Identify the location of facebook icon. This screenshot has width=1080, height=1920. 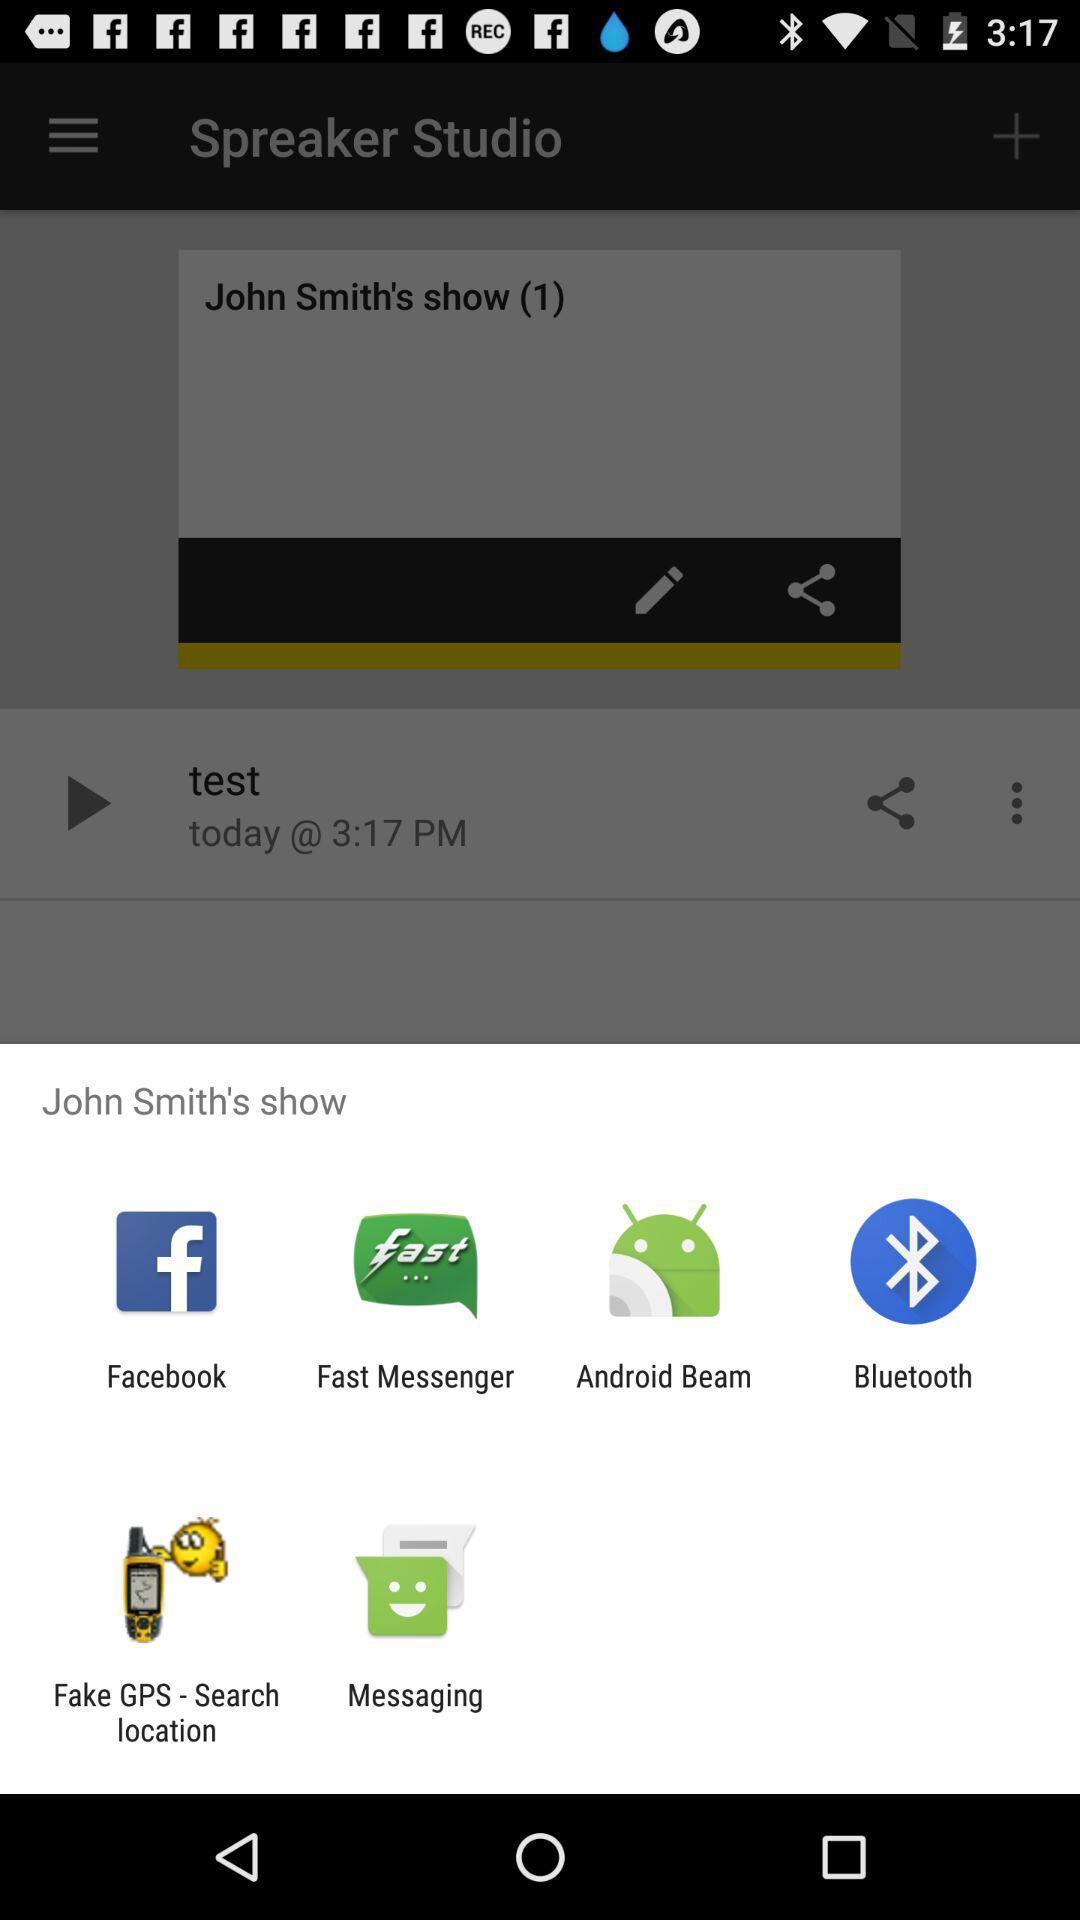
(165, 1392).